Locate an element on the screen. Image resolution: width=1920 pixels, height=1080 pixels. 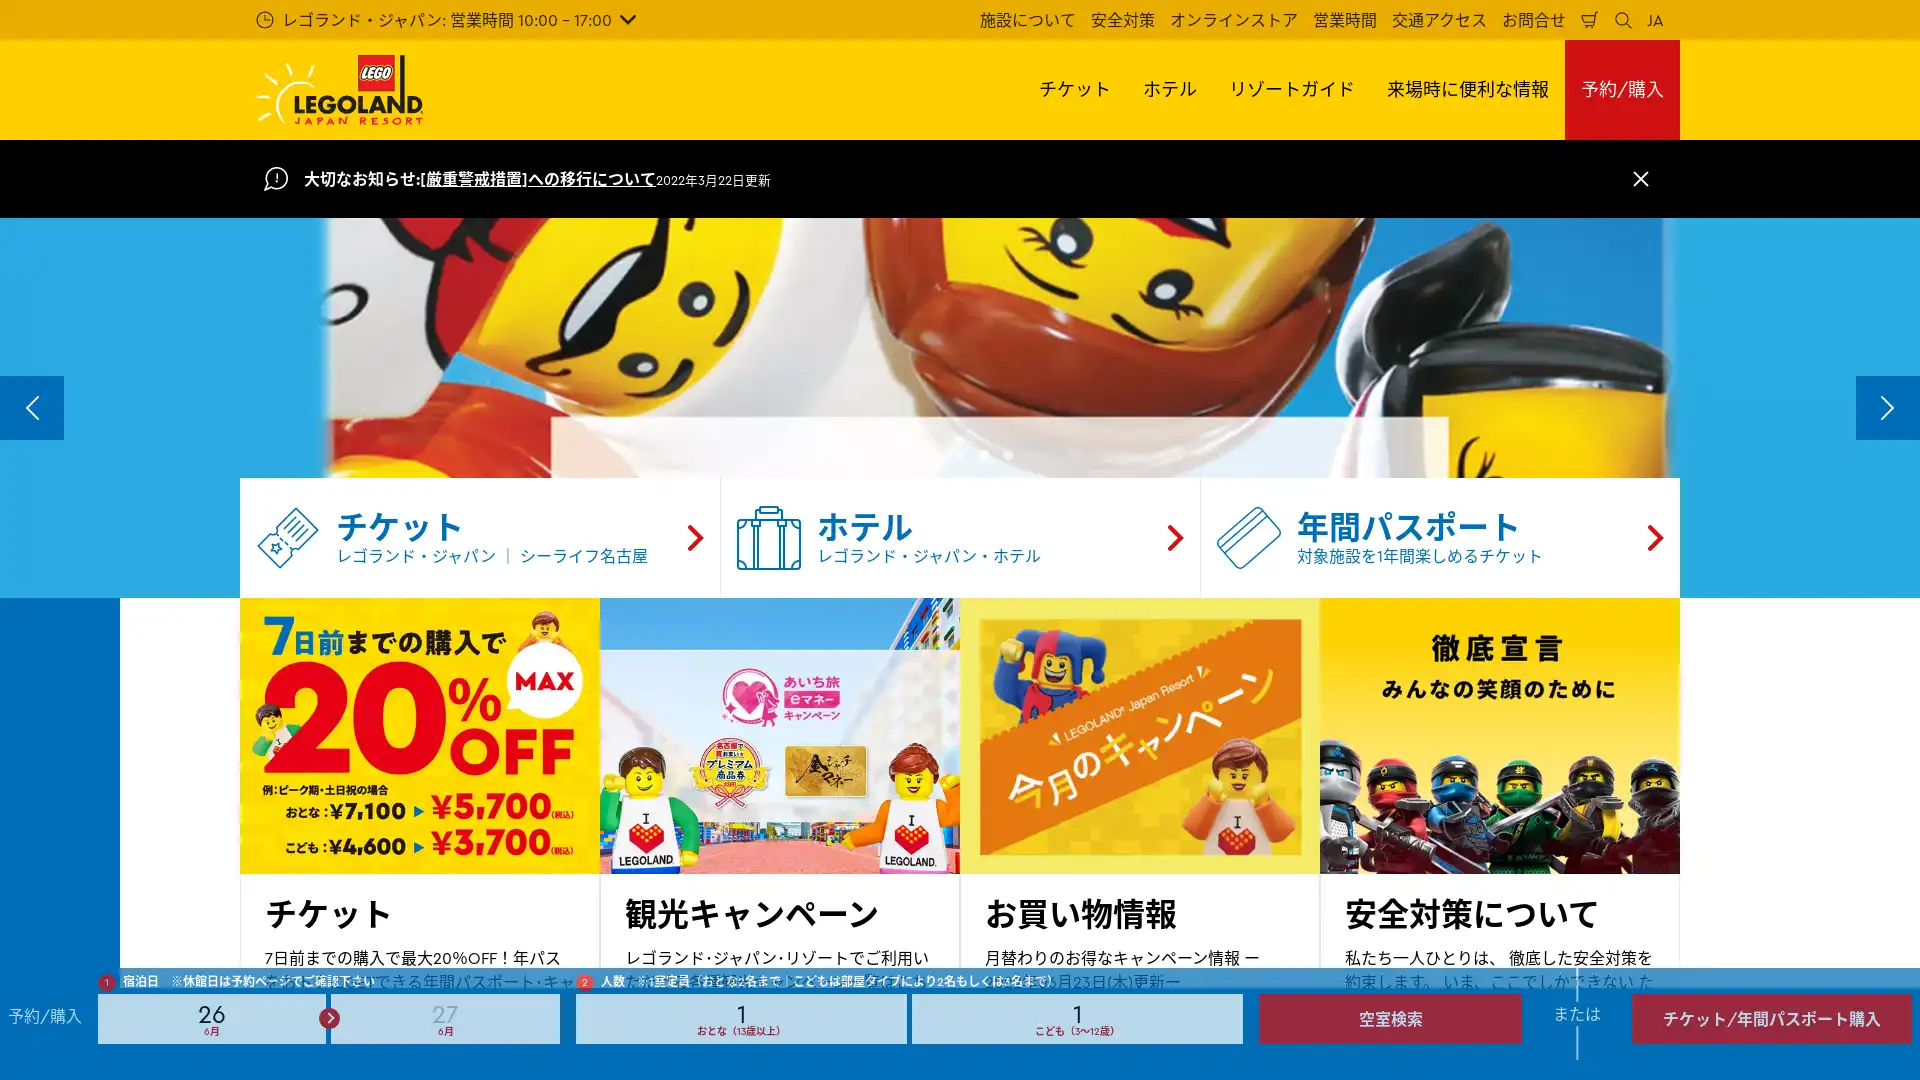
Go to slide 3 is located at coordinates (960, 852).